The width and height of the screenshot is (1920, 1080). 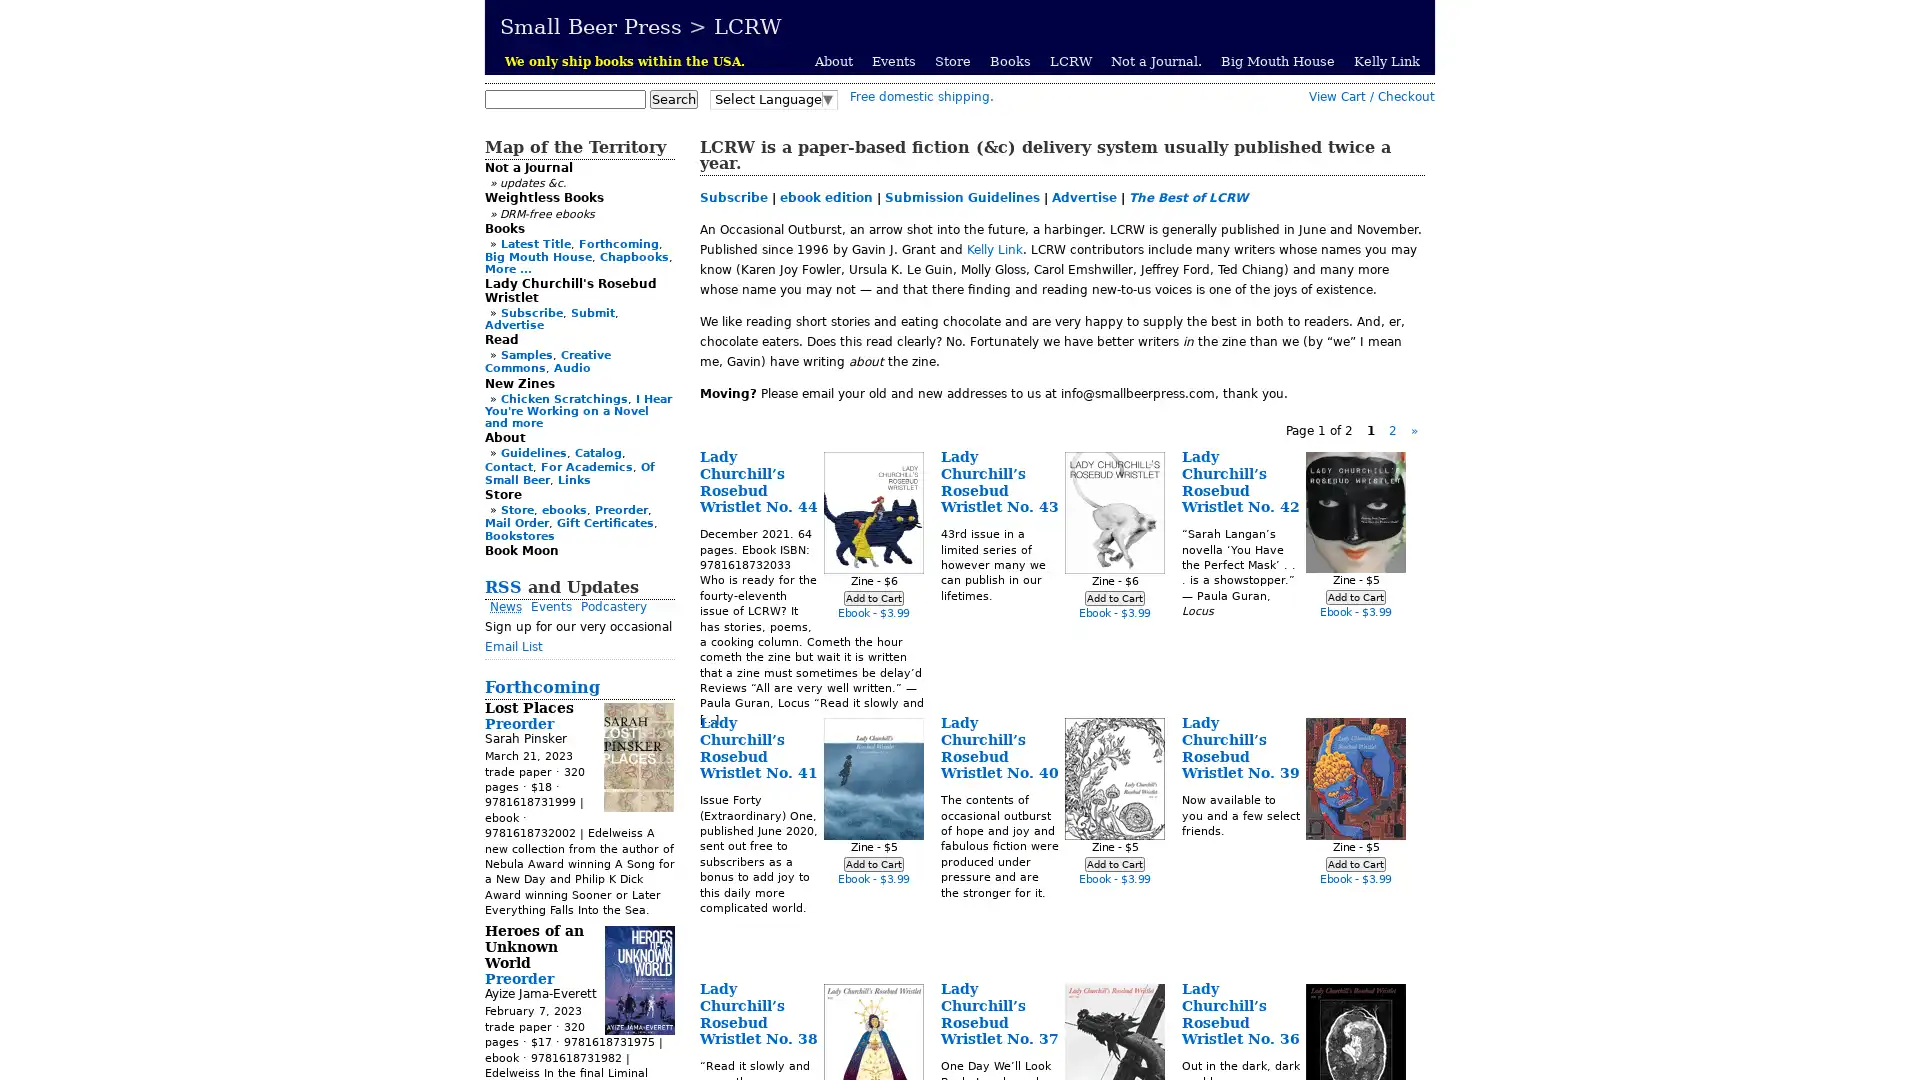 What do you see at coordinates (873, 862) in the screenshot?
I see `Add to Cart` at bounding box center [873, 862].